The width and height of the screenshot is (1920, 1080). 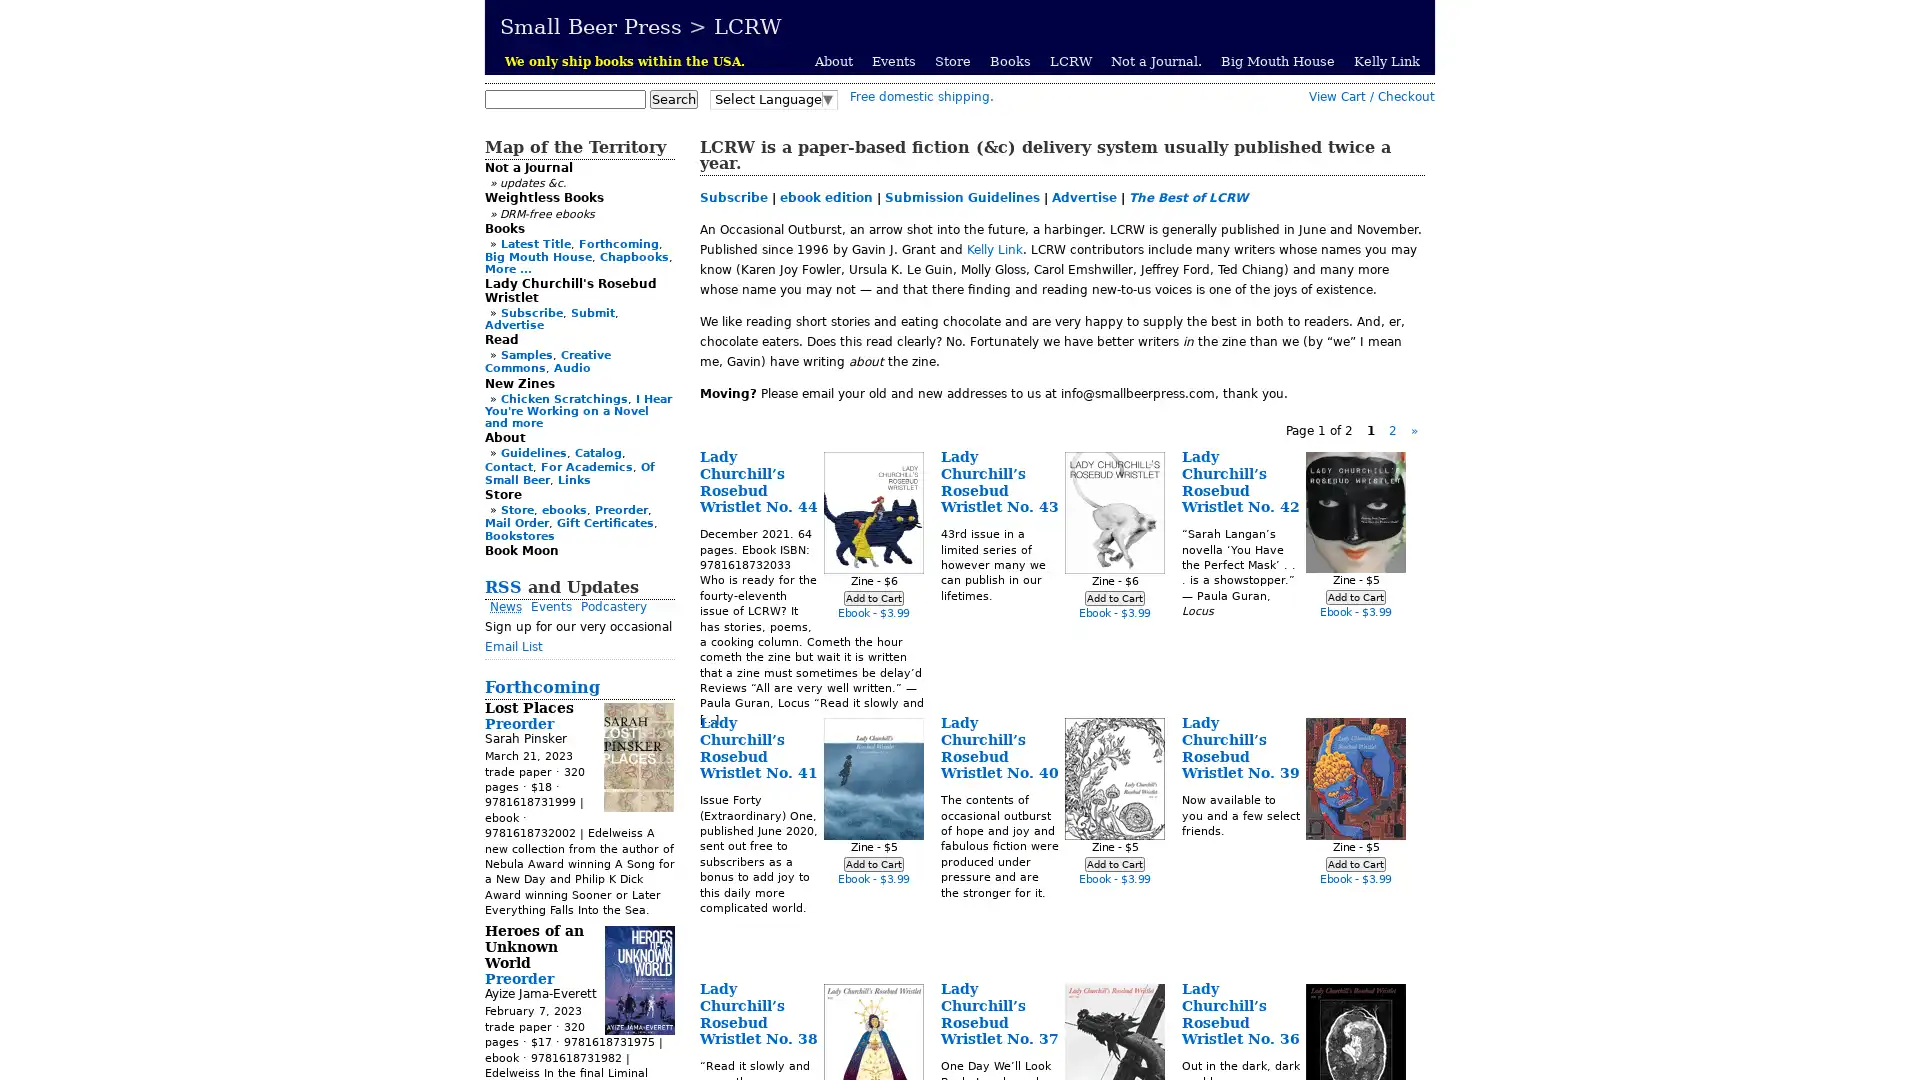 What do you see at coordinates (873, 862) in the screenshot?
I see `Add to Cart` at bounding box center [873, 862].